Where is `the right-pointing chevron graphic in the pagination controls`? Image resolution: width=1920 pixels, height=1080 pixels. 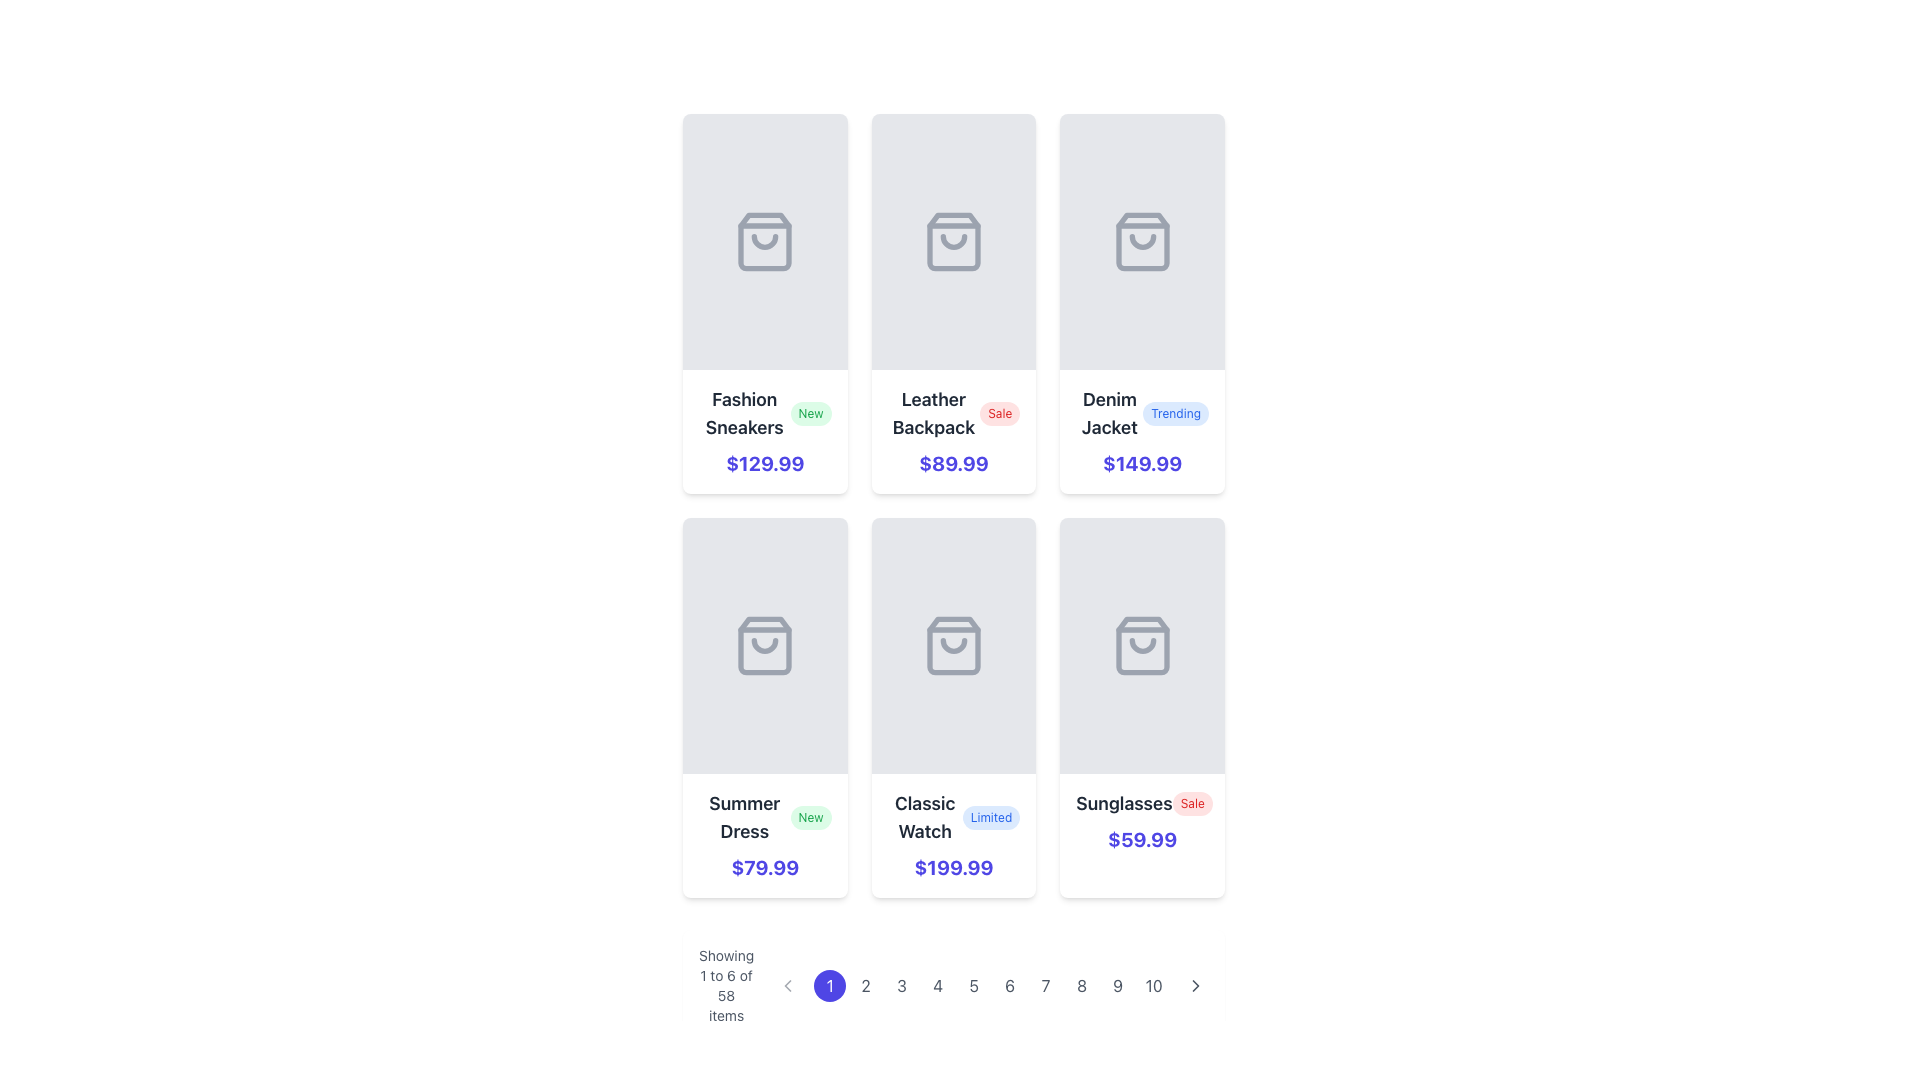
the right-pointing chevron graphic in the pagination controls is located at coordinates (1196, 985).